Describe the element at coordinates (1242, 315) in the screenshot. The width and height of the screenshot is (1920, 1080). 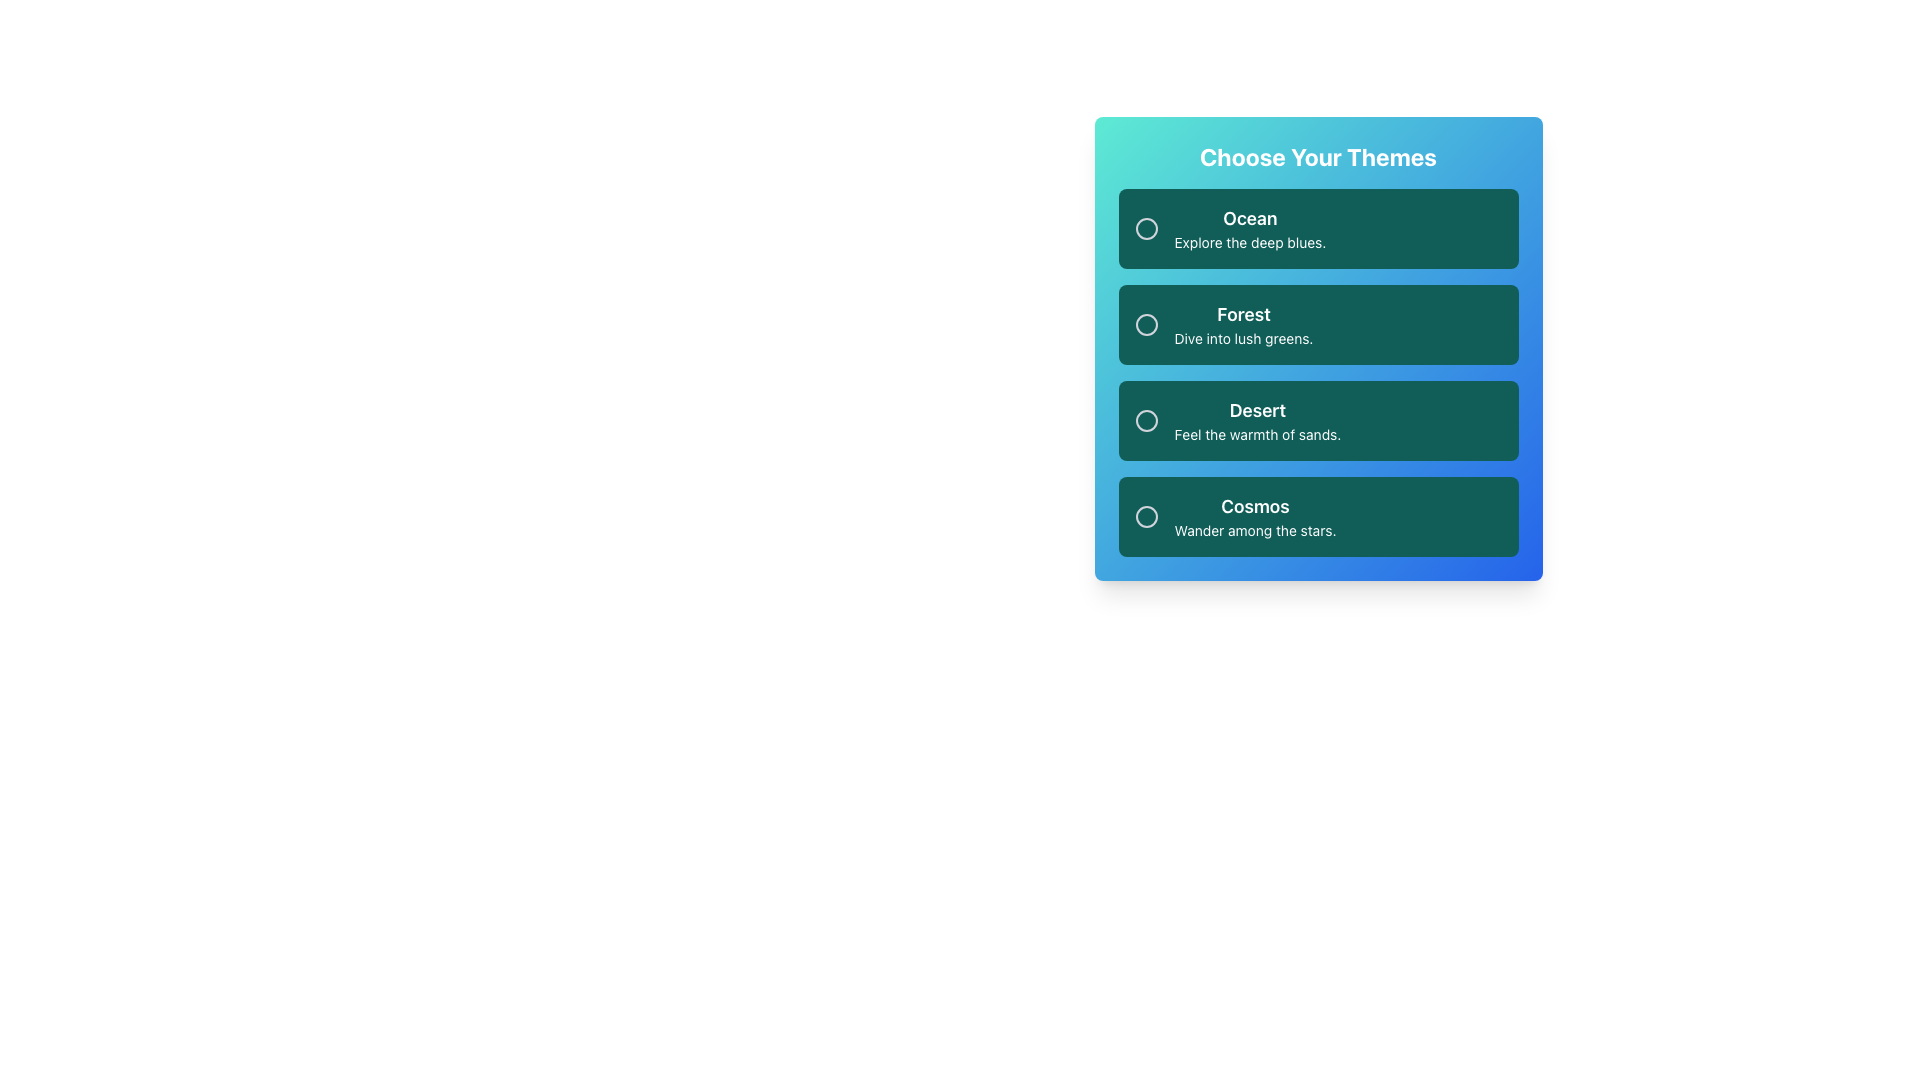
I see `the 'Forest' text label, which is the main title in the selection menu` at that location.